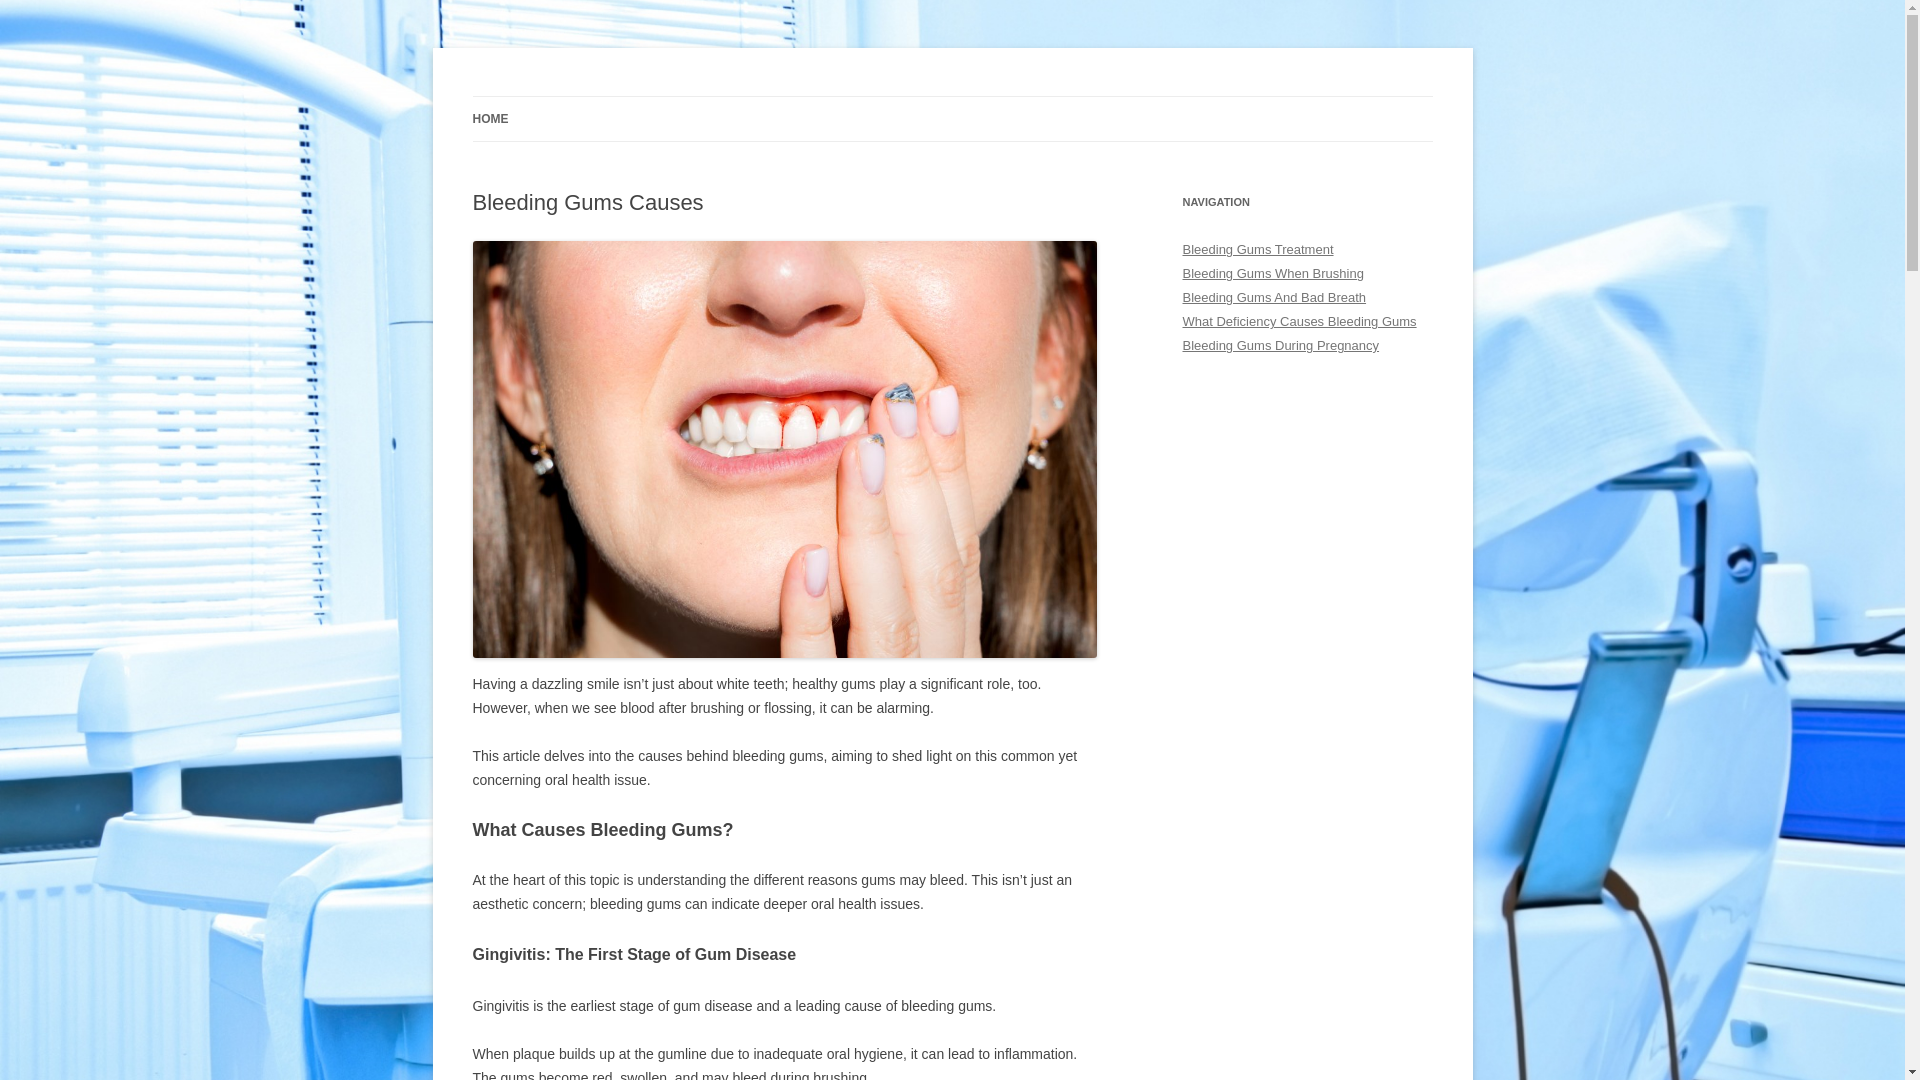 This screenshot has height=1080, width=1920. Describe the element at coordinates (1256, 248) in the screenshot. I see `'Bleeding Gums Treatment'` at that location.